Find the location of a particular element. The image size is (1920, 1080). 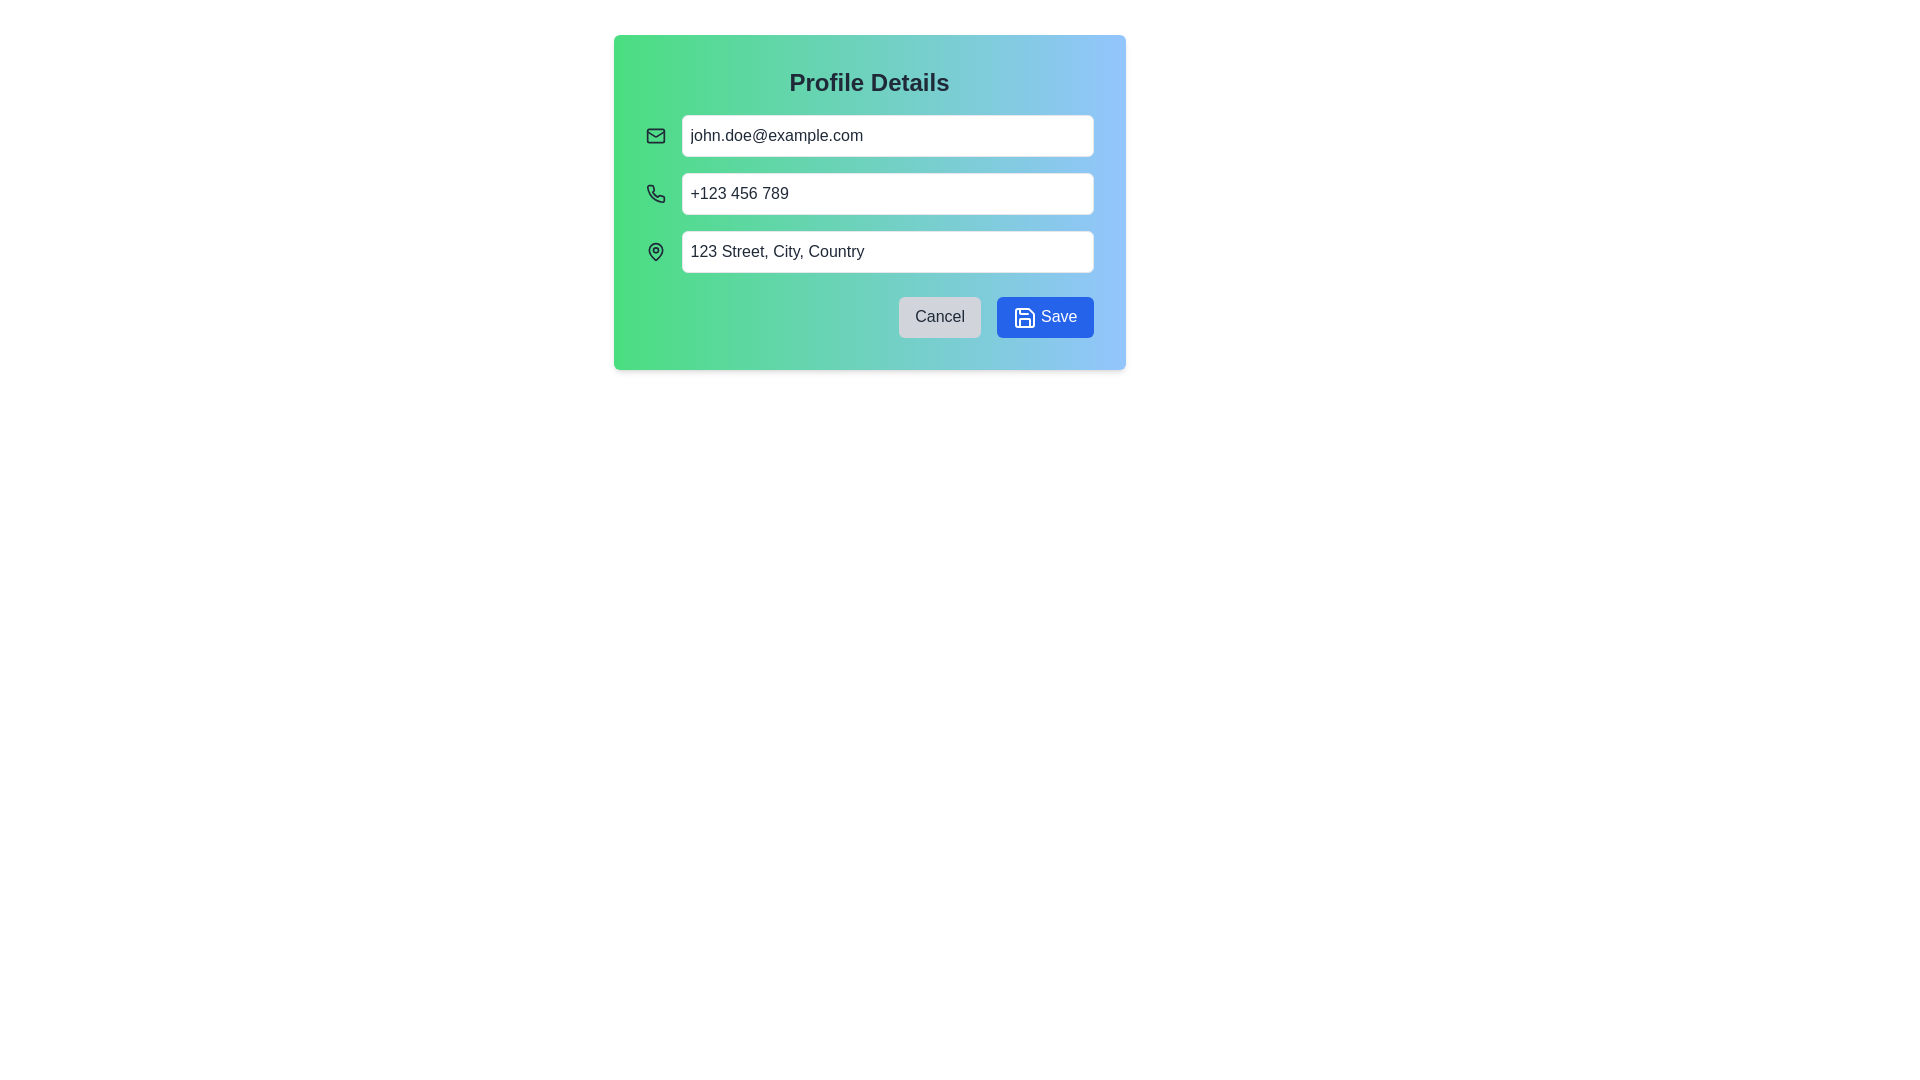

the body rectangle portion of the envelope icon that indicates an email-related context, located to the left of the email input field is located at coordinates (655, 135).